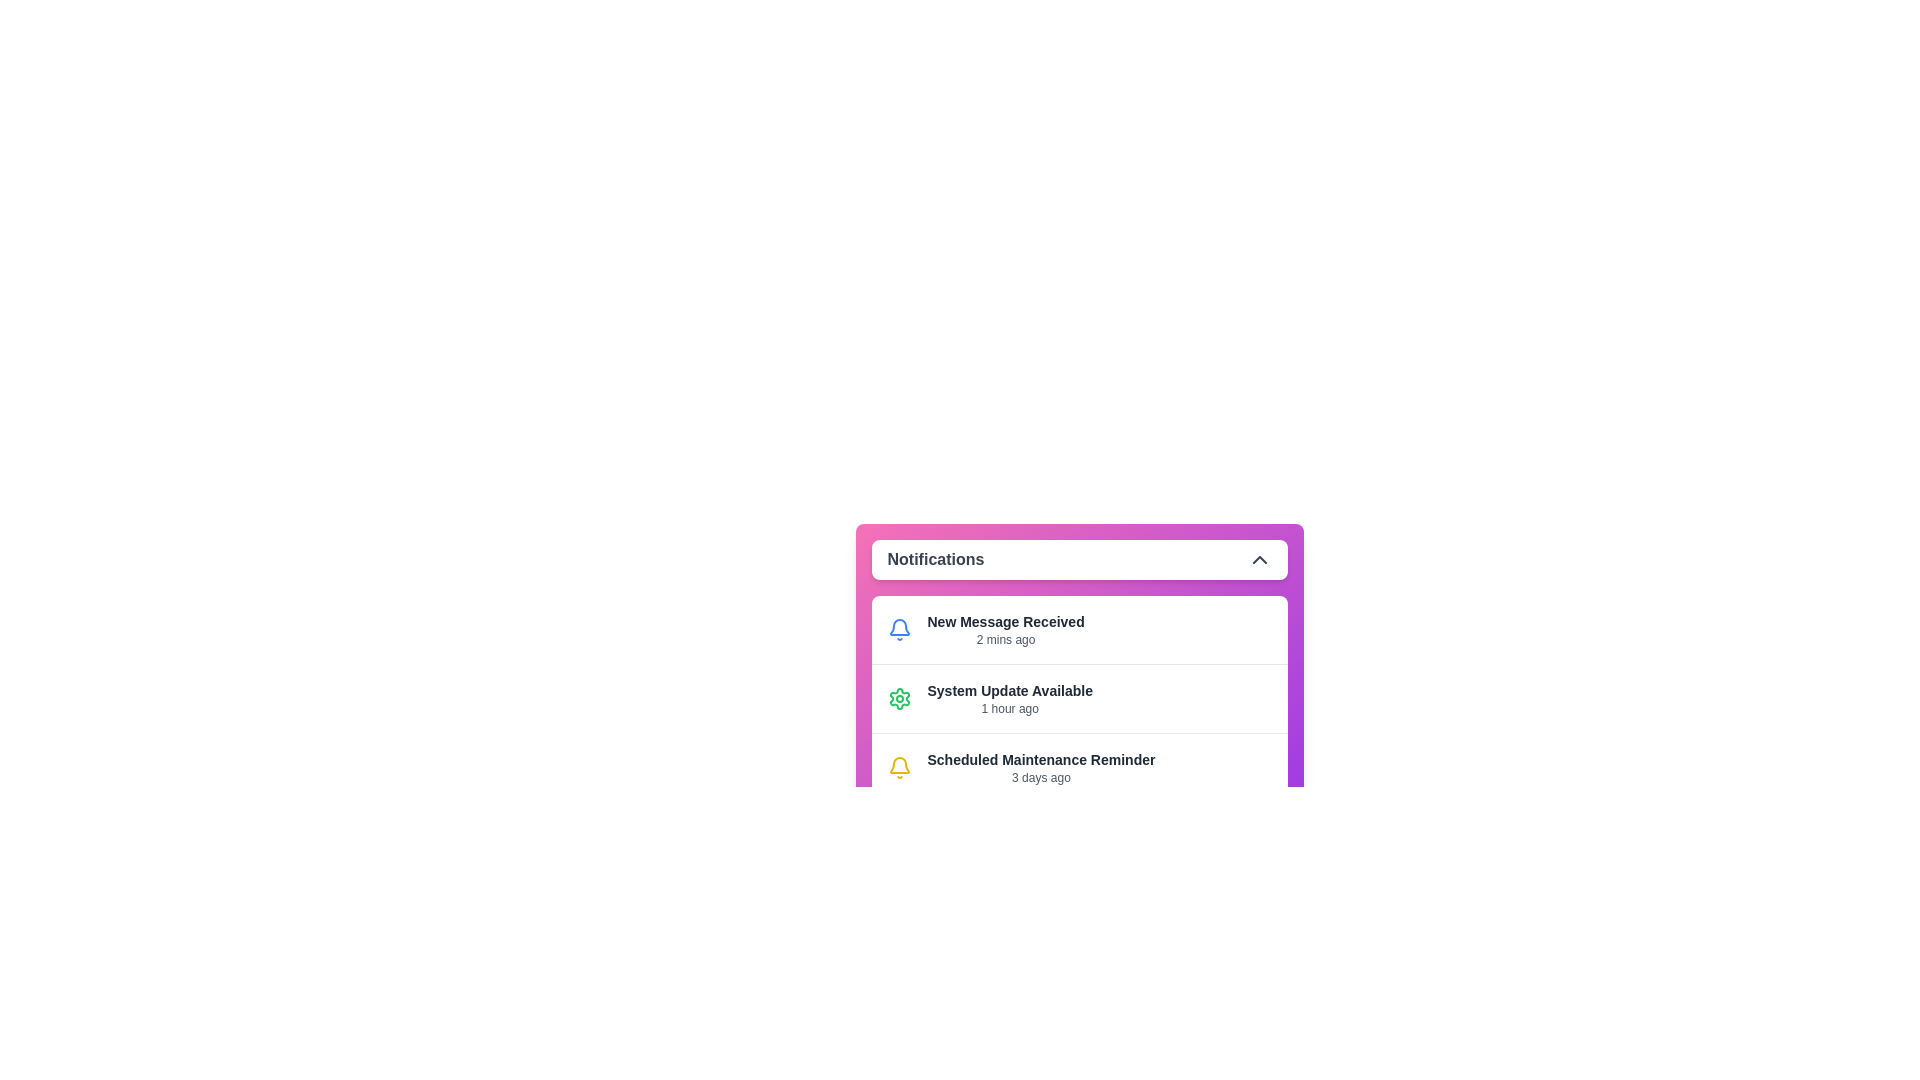 This screenshot has width=1920, height=1080. Describe the element at coordinates (1006, 620) in the screenshot. I see `text label displaying 'New Message Received' located at the top of the first entry in the notification list, which has a dark font color and is styled in bold` at that location.